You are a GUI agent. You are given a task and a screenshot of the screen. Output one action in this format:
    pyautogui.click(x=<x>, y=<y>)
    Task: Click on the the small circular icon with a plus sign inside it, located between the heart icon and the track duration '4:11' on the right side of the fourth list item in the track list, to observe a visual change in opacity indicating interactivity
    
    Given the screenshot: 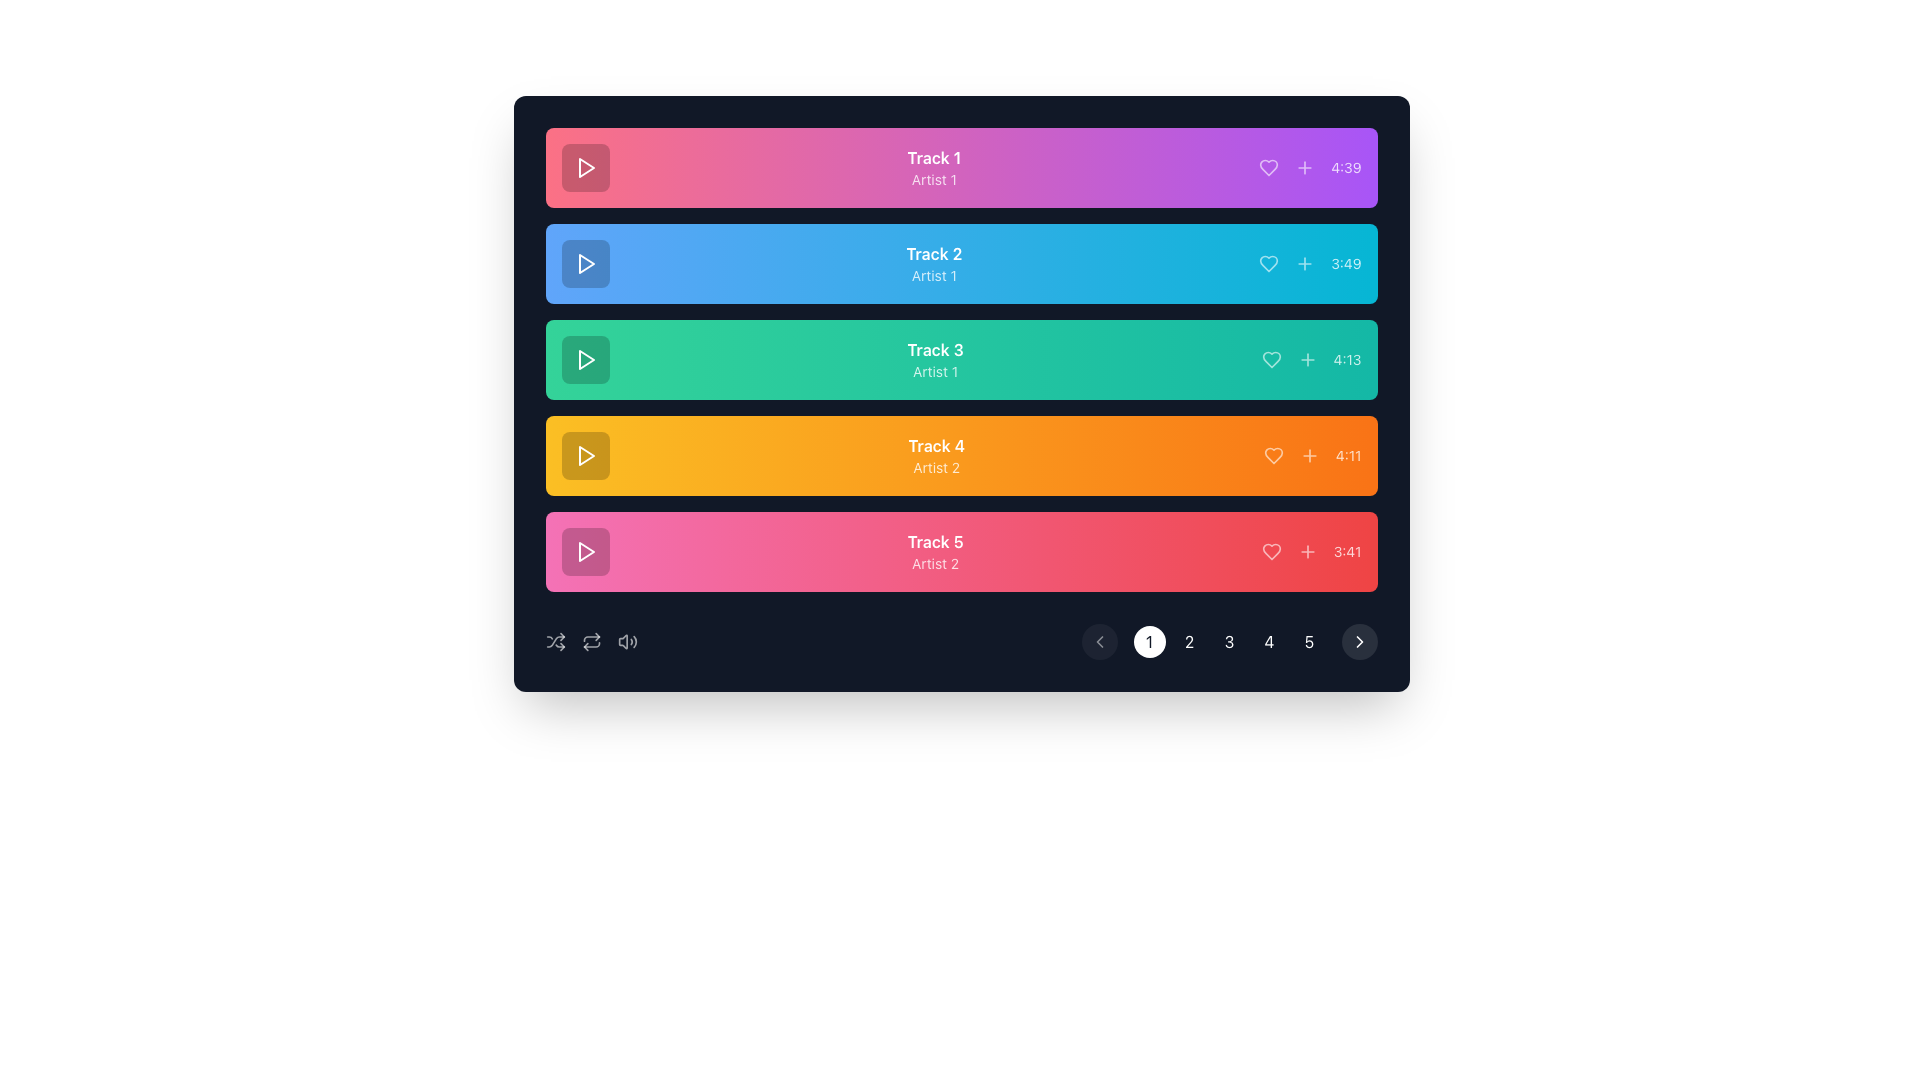 What is the action you would take?
    pyautogui.click(x=1310, y=455)
    